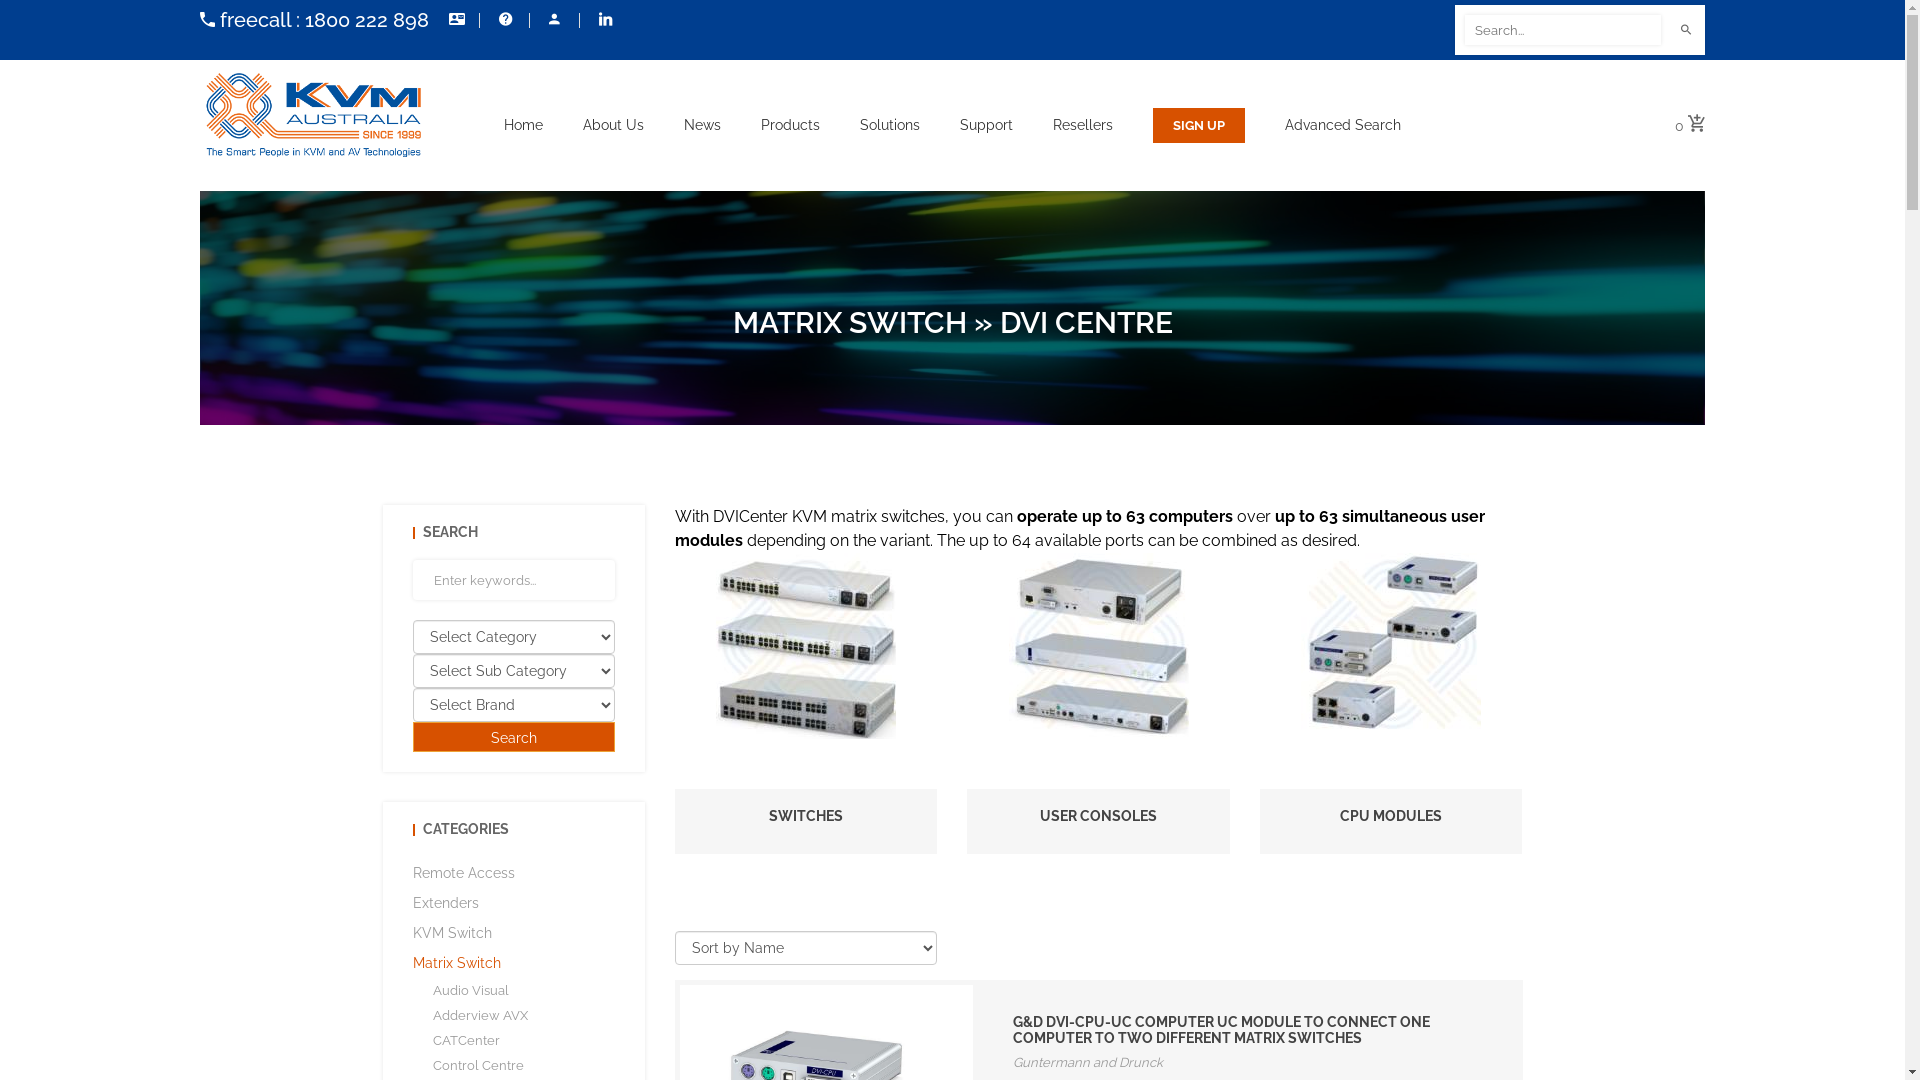 The height and width of the screenshot is (1080, 1920). What do you see at coordinates (1097, 816) in the screenshot?
I see `'USER CONSOLES'` at bounding box center [1097, 816].